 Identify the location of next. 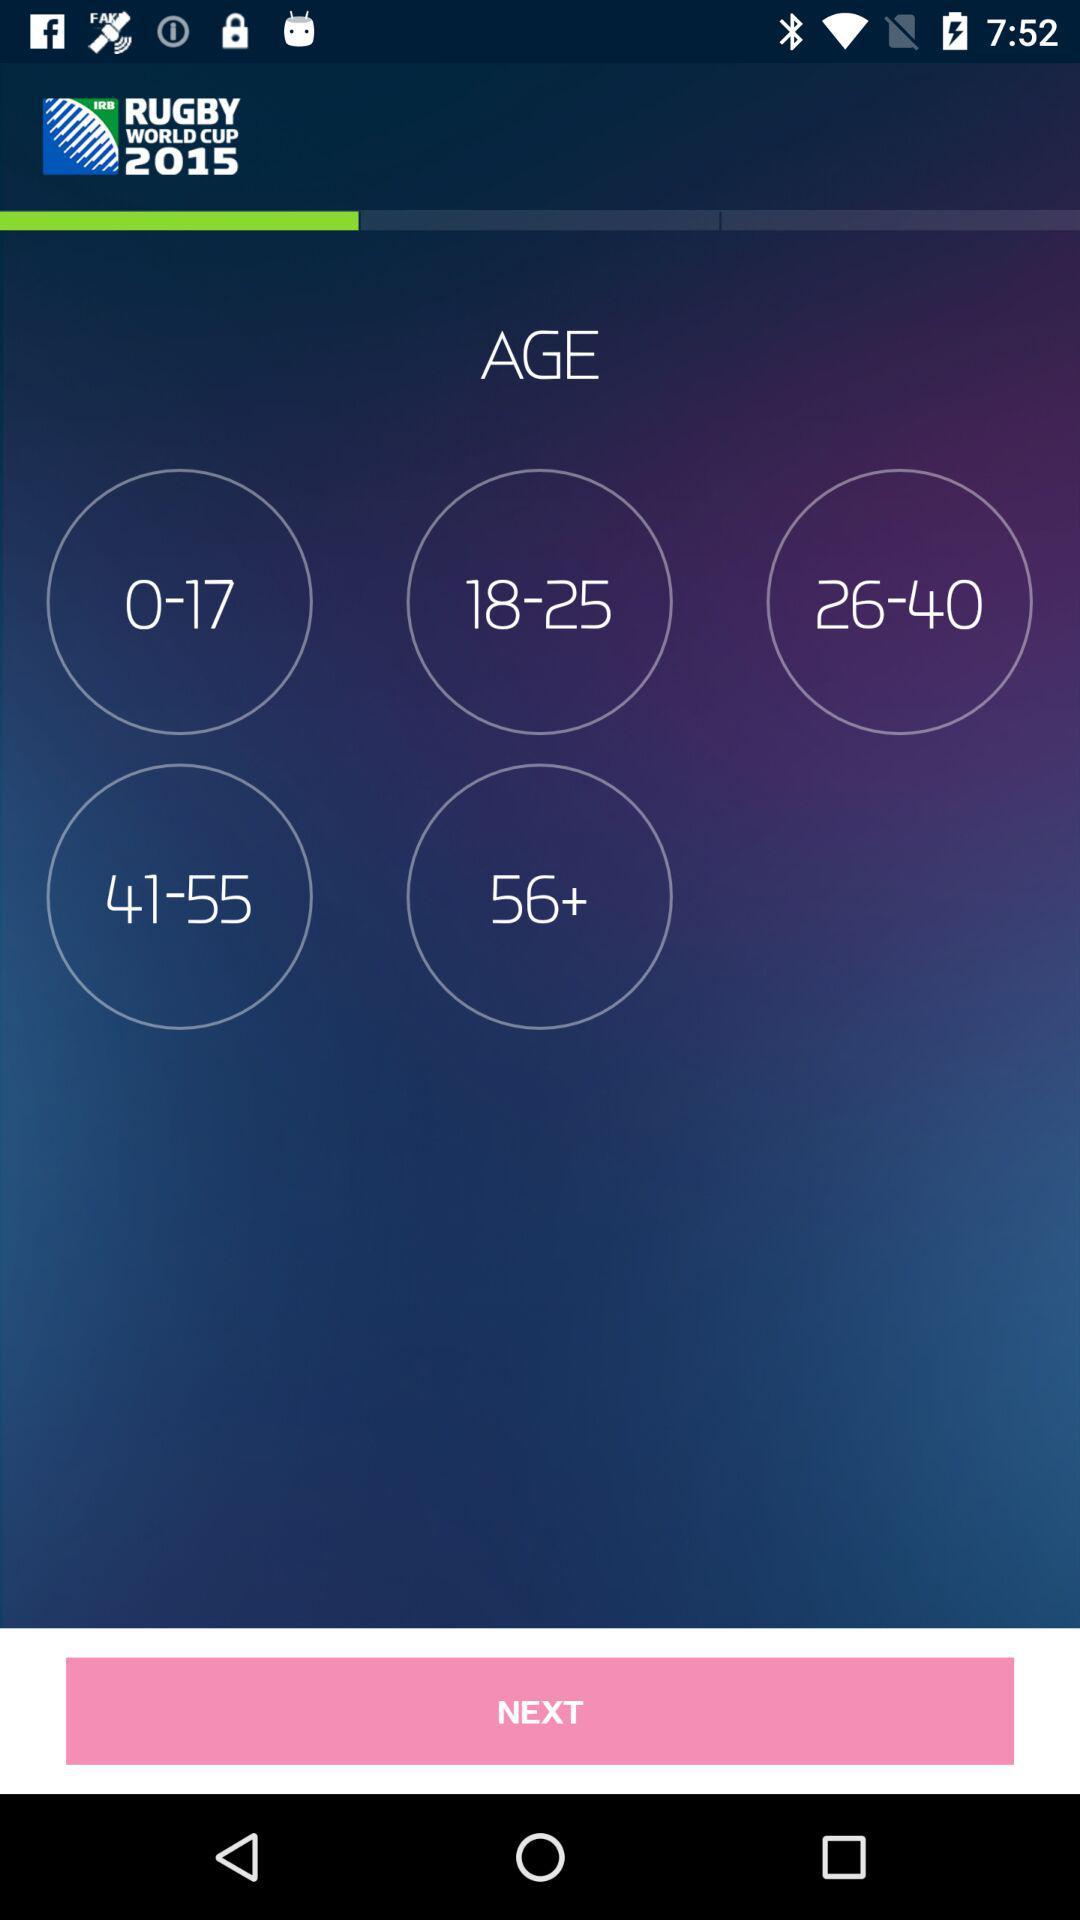
(540, 1710).